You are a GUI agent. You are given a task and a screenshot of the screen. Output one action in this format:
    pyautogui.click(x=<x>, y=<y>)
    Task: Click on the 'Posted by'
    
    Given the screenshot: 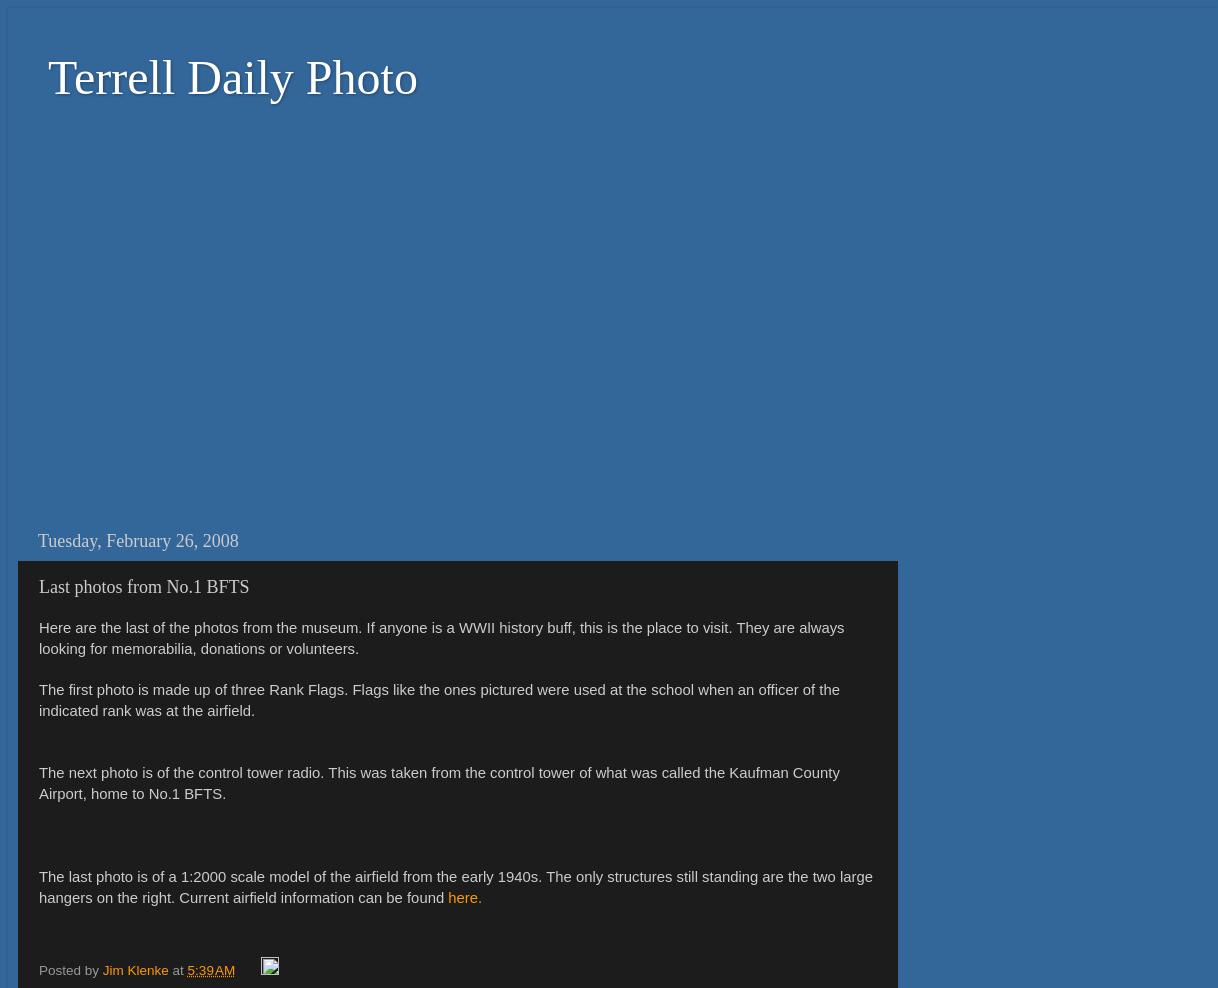 What is the action you would take?
    pyautogui.click(x=69, y=970)
    